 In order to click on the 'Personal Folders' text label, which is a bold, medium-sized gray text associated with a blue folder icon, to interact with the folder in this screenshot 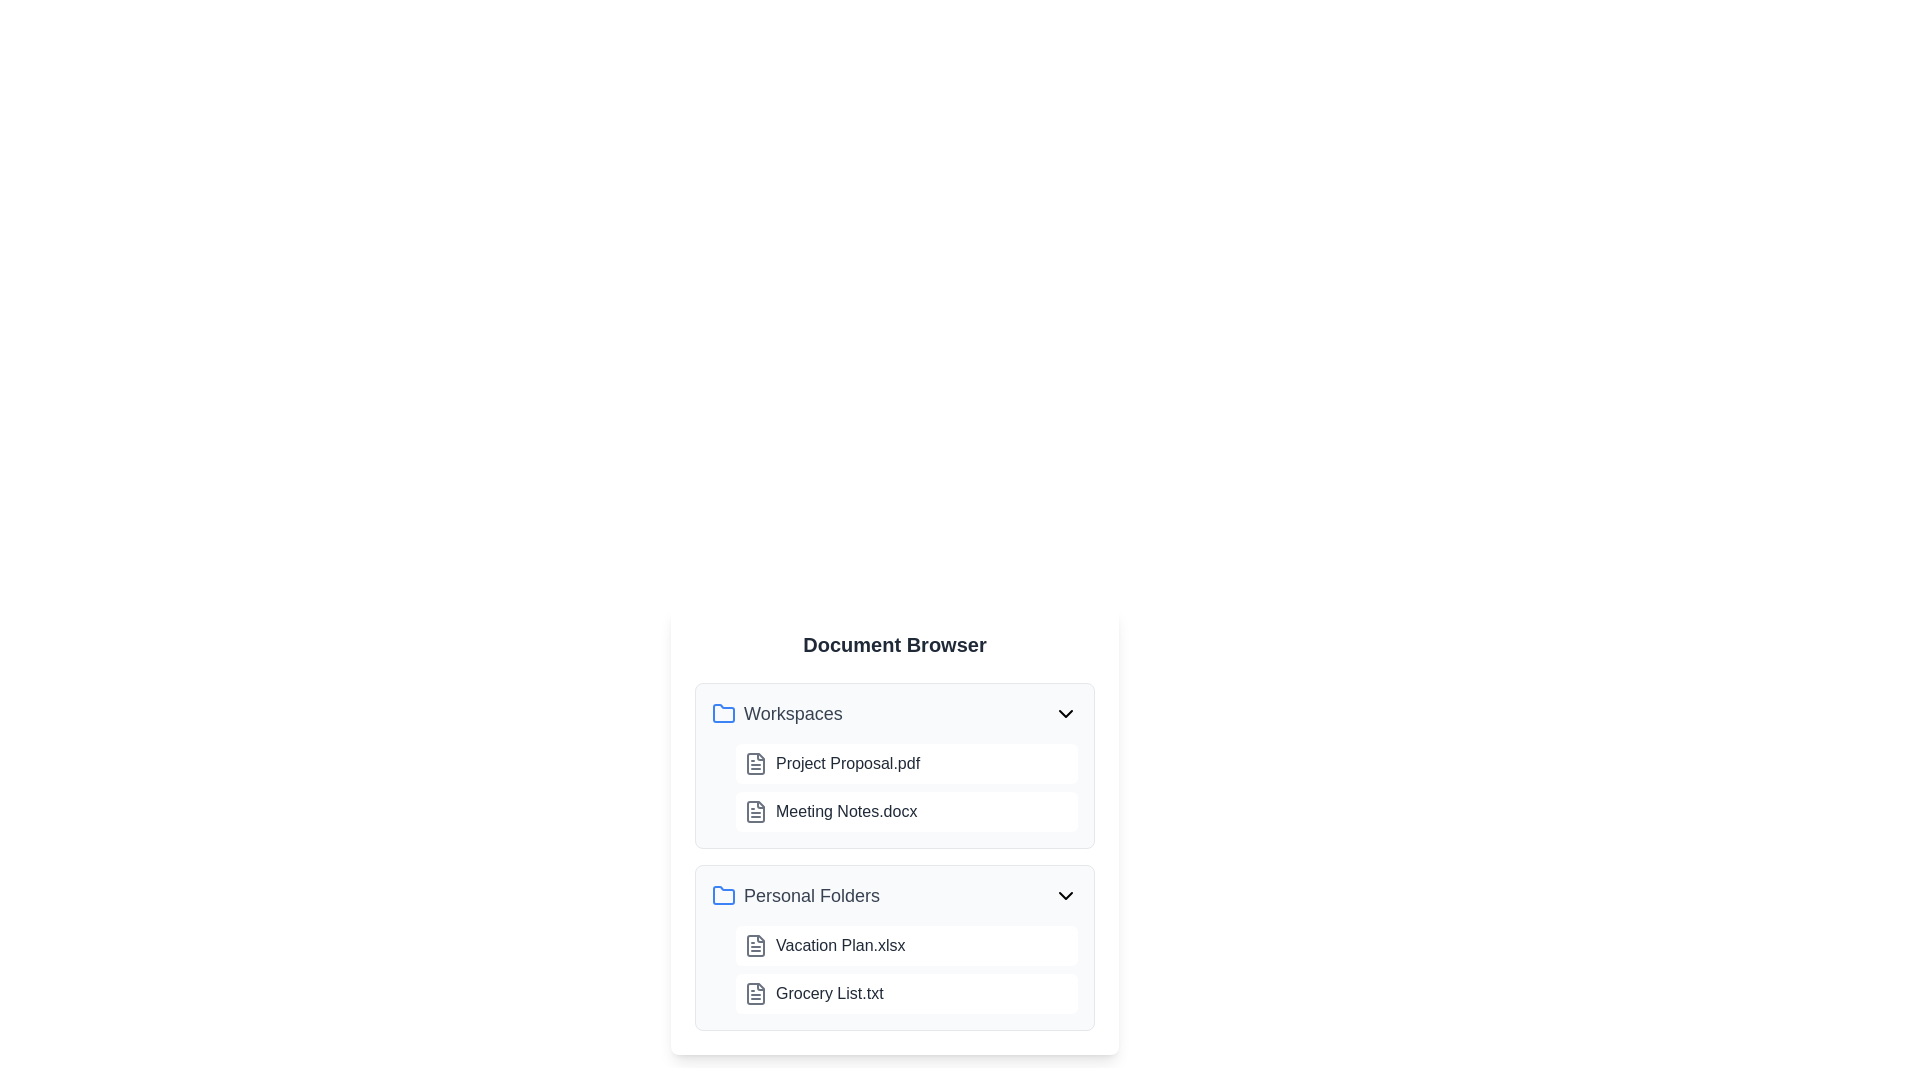, I will do `click(811, 894)`.